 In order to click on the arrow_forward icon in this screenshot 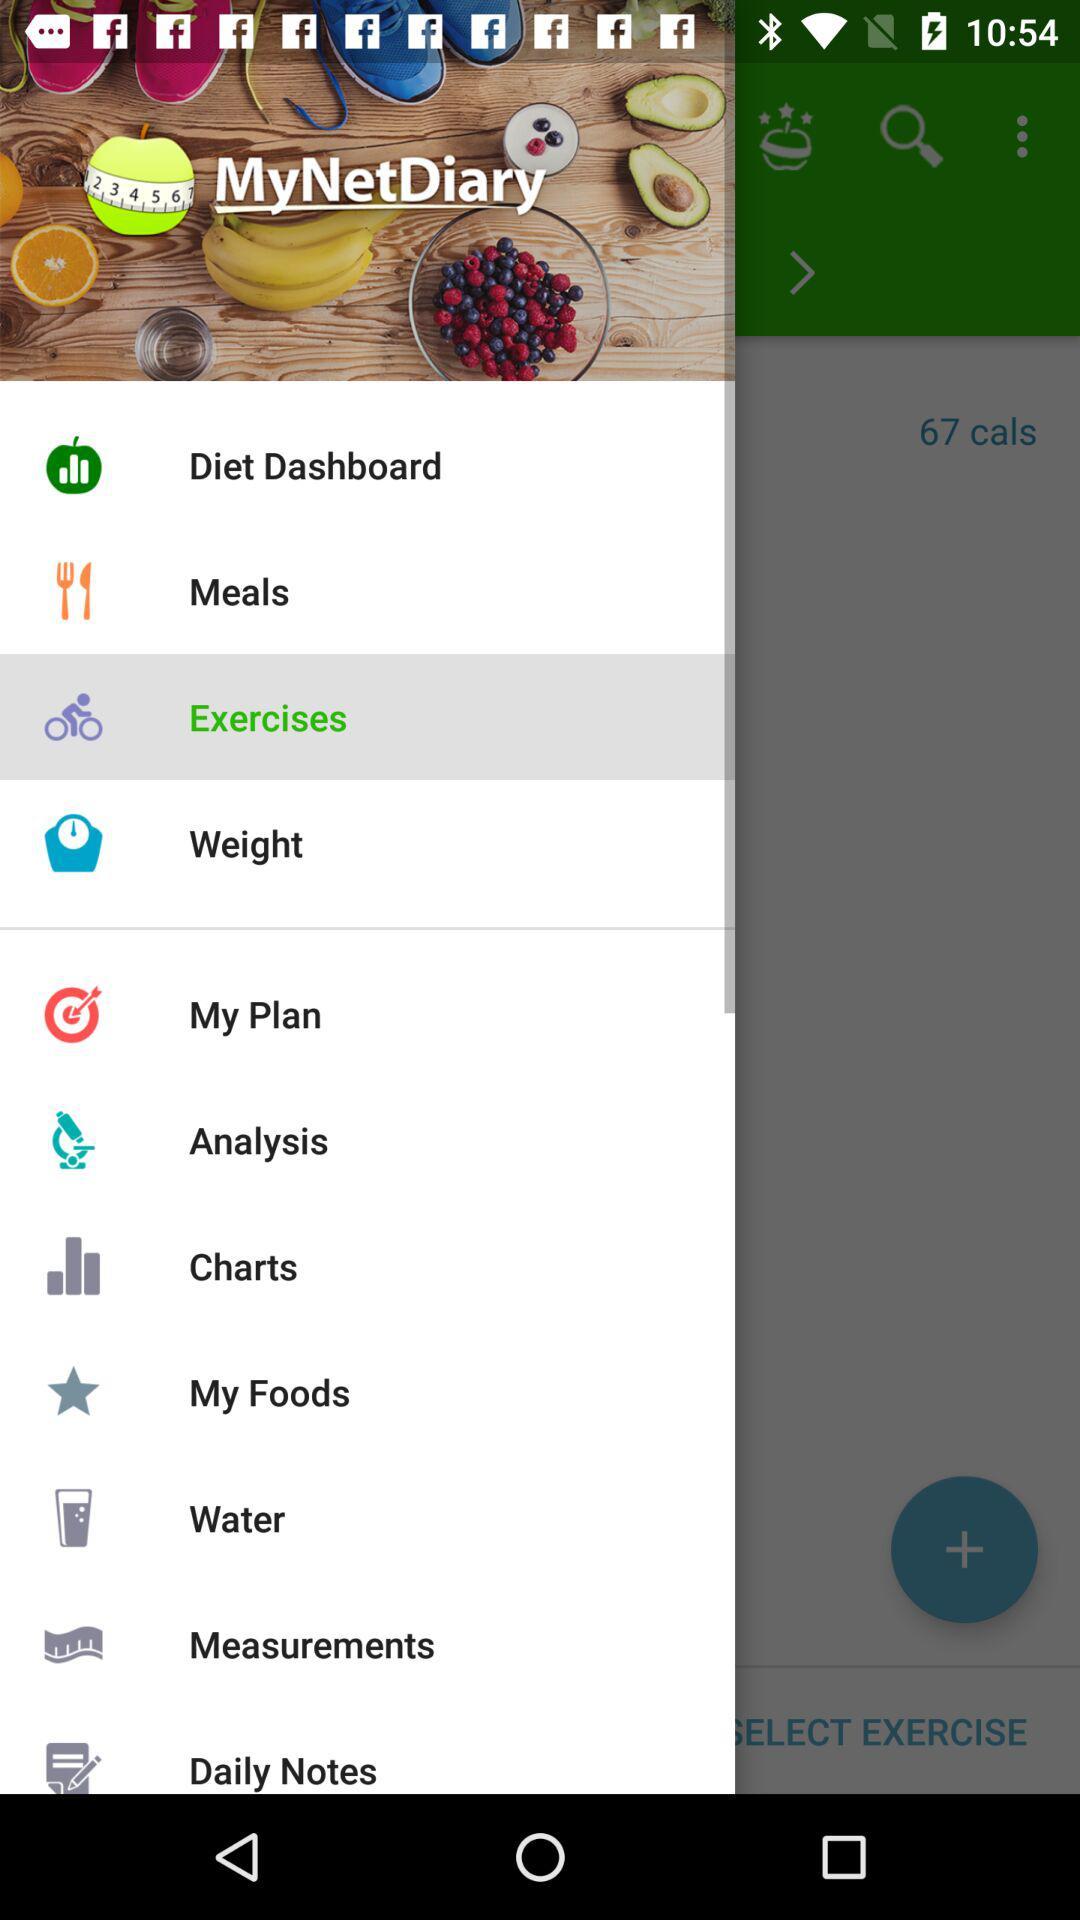, I will do `click(801, 272)`.